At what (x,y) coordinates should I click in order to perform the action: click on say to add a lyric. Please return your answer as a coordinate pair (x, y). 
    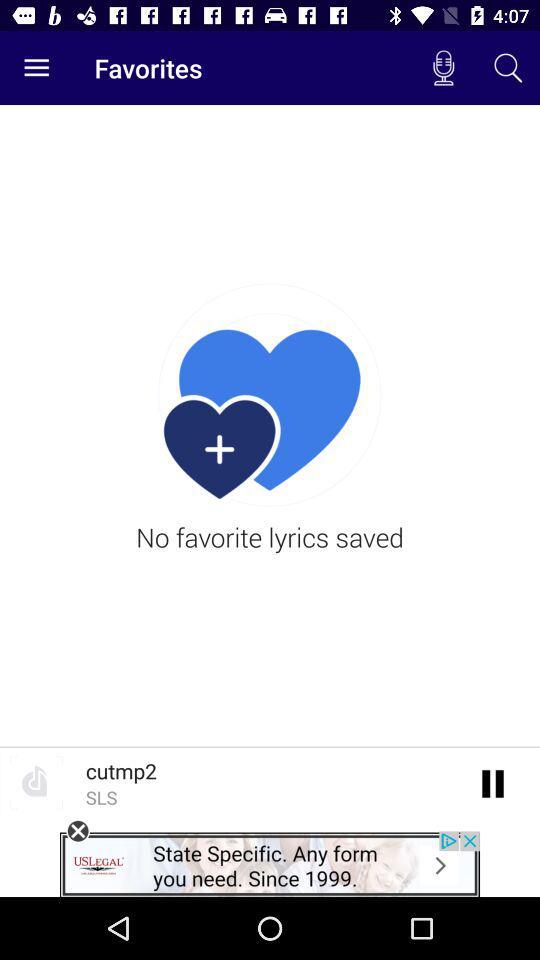
    Looking at the image, I should click on (492, 782).